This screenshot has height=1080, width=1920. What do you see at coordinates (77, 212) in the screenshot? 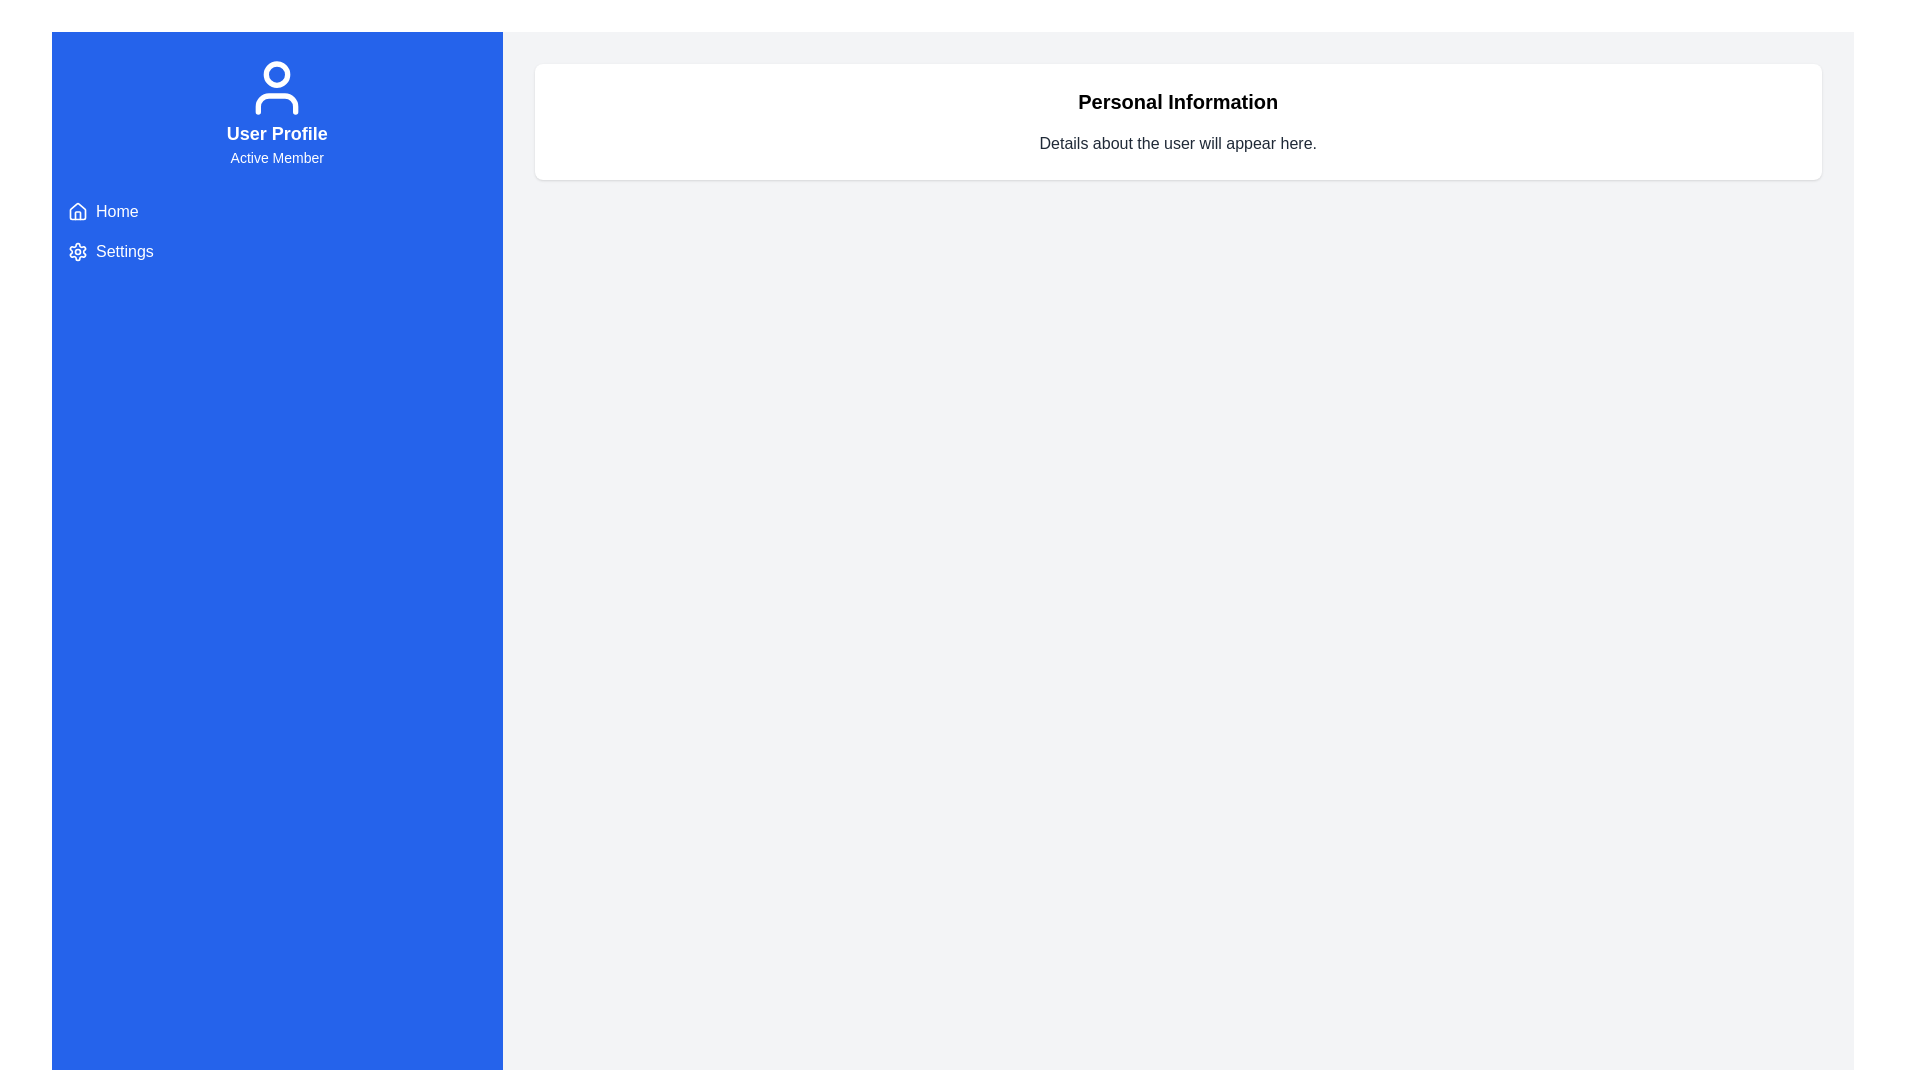
I see `the 'Home' icon located in the left navigation panel, which is the first entry and positioned to the left of the 'Home' text` at bounding box center [77, 212].